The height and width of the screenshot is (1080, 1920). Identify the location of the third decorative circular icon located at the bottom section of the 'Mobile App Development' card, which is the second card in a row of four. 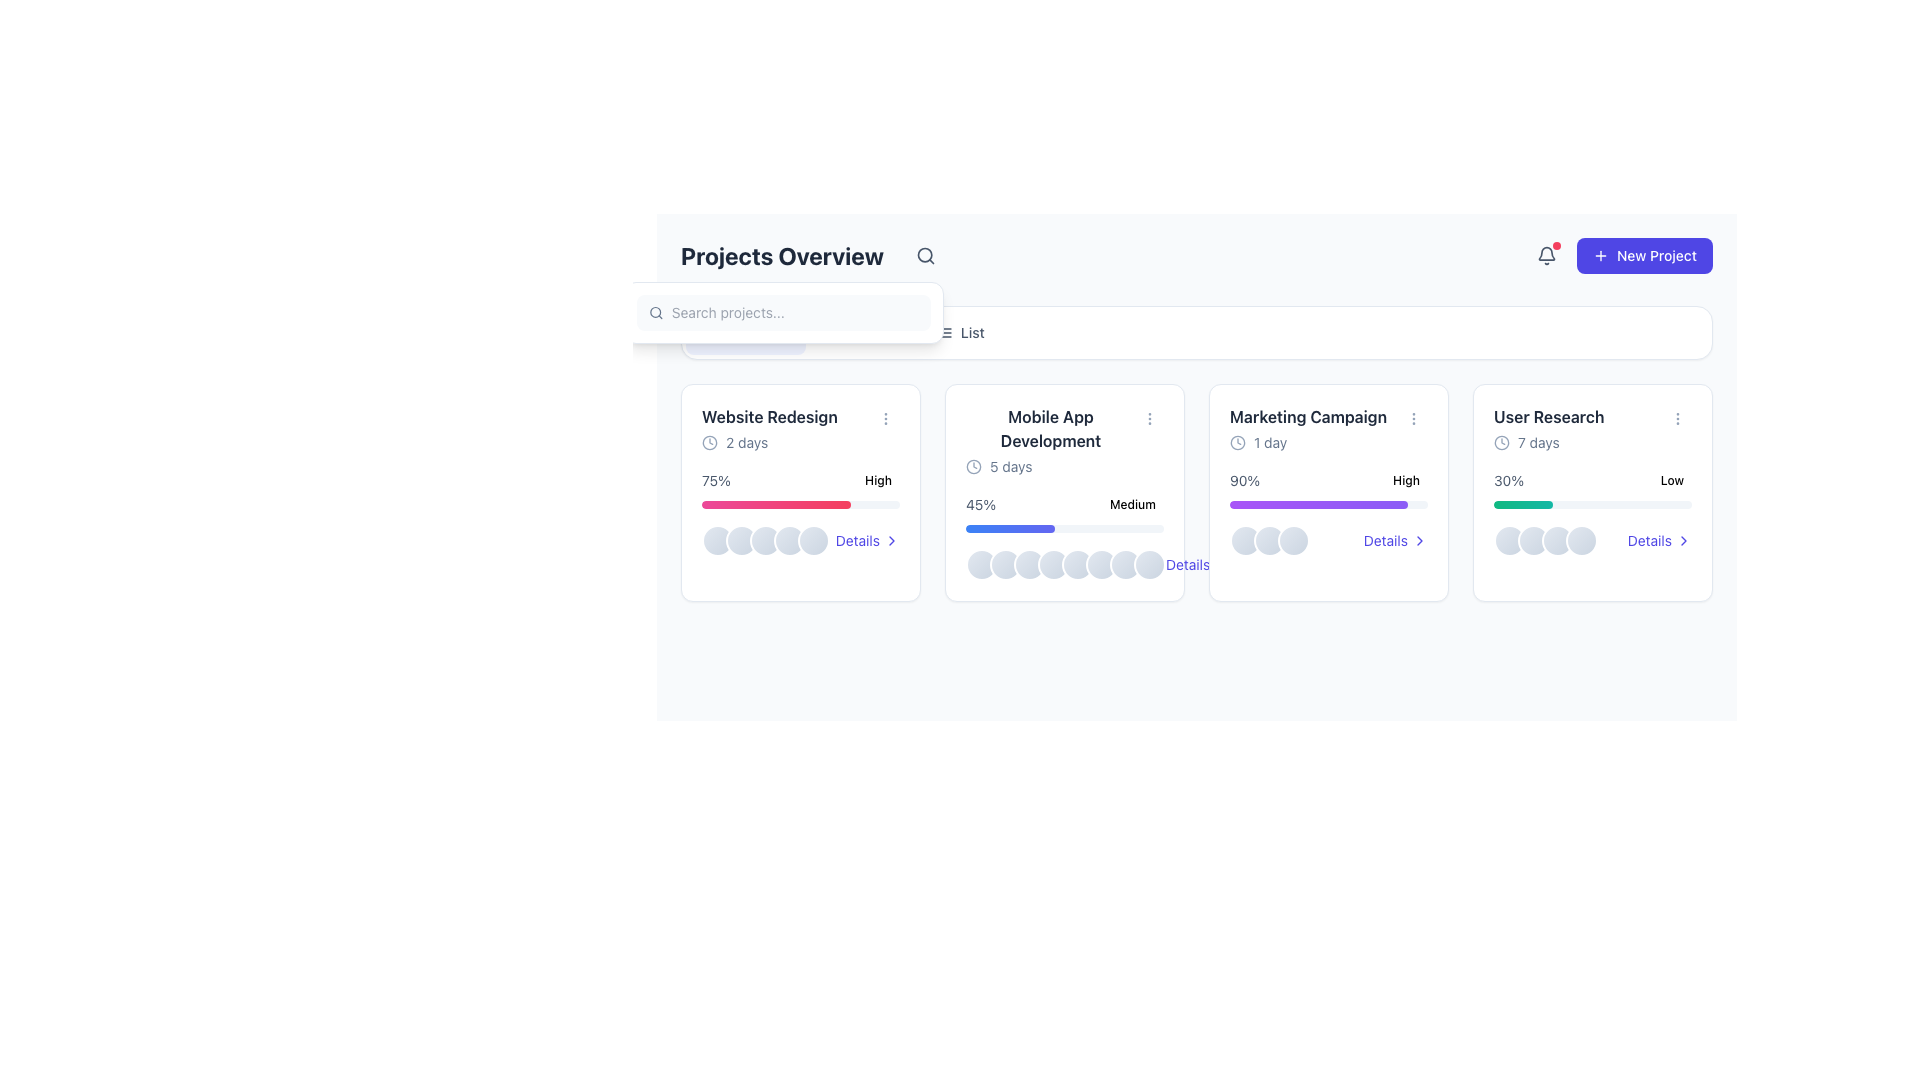
(1030, 564).